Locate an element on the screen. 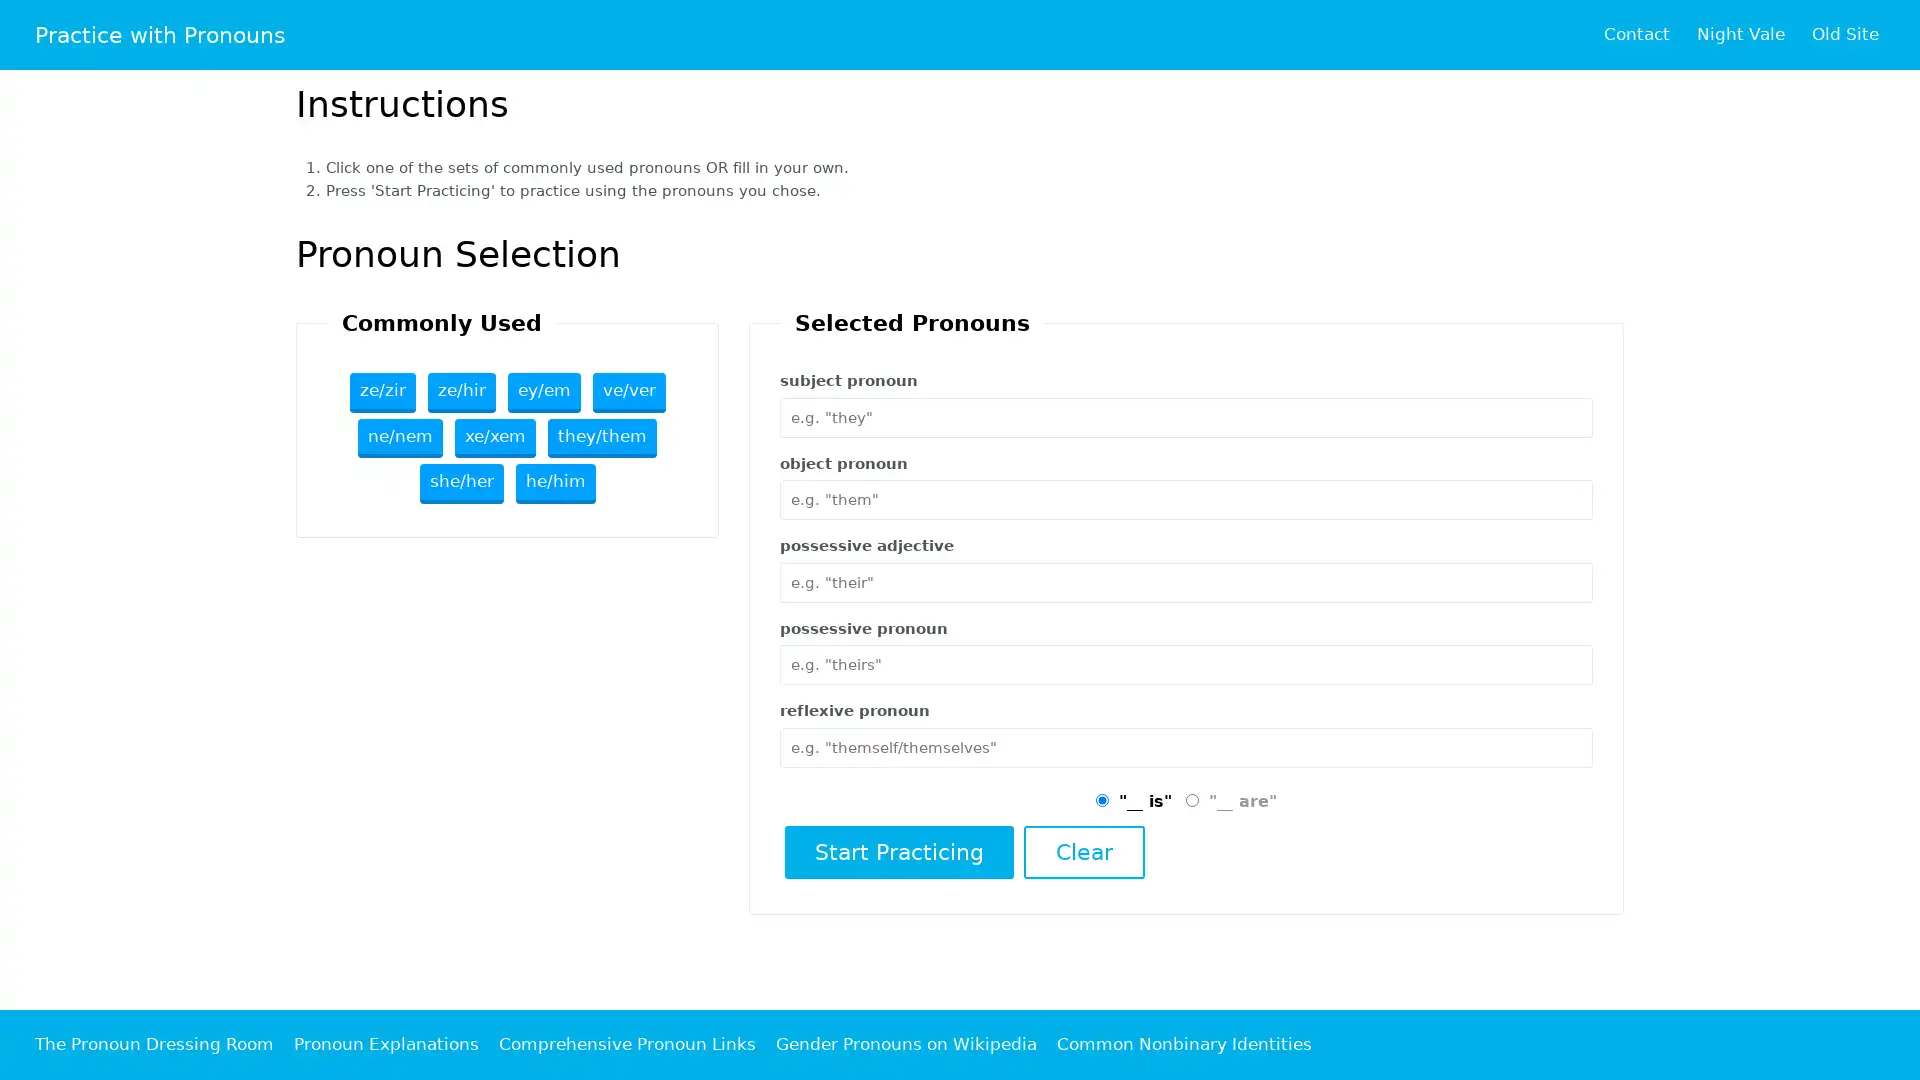  ey/em is located at coordinates (543, 392).